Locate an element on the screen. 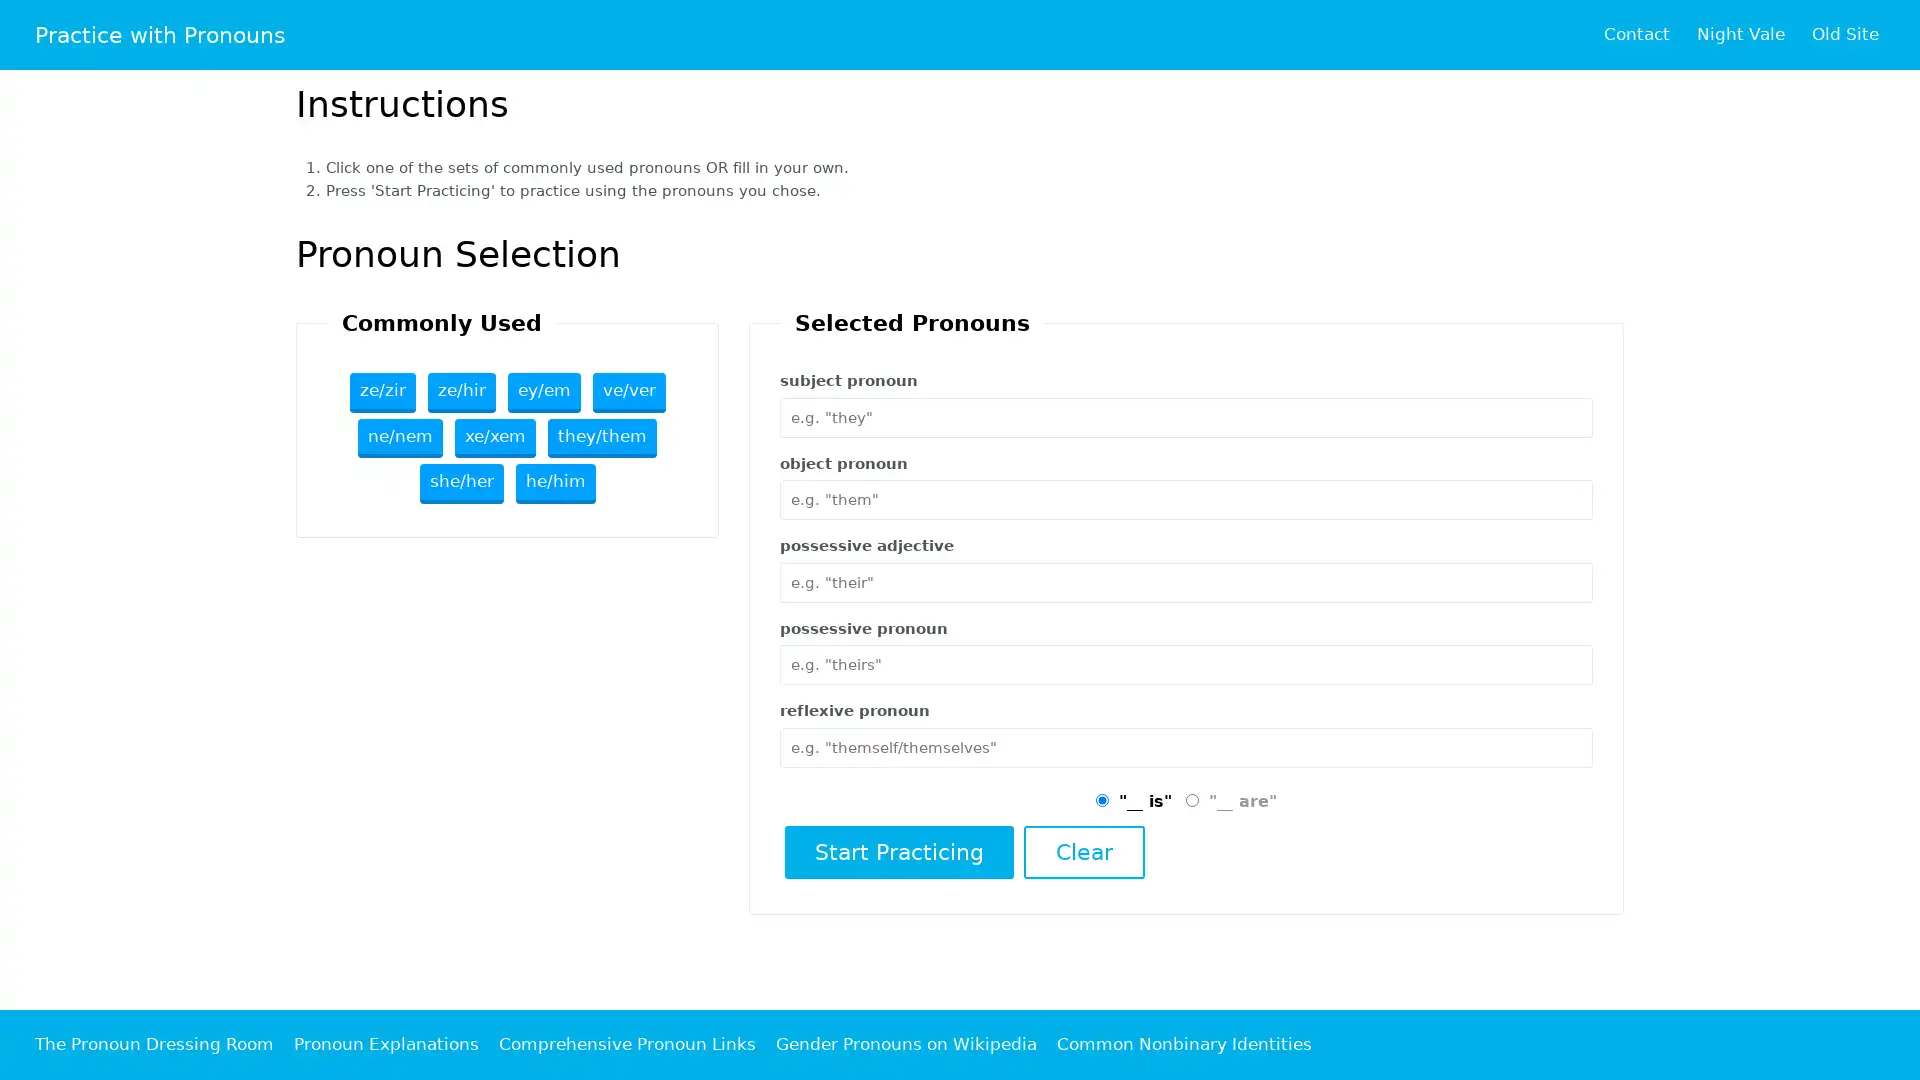  ey/em is located at coordinates (543, 392).